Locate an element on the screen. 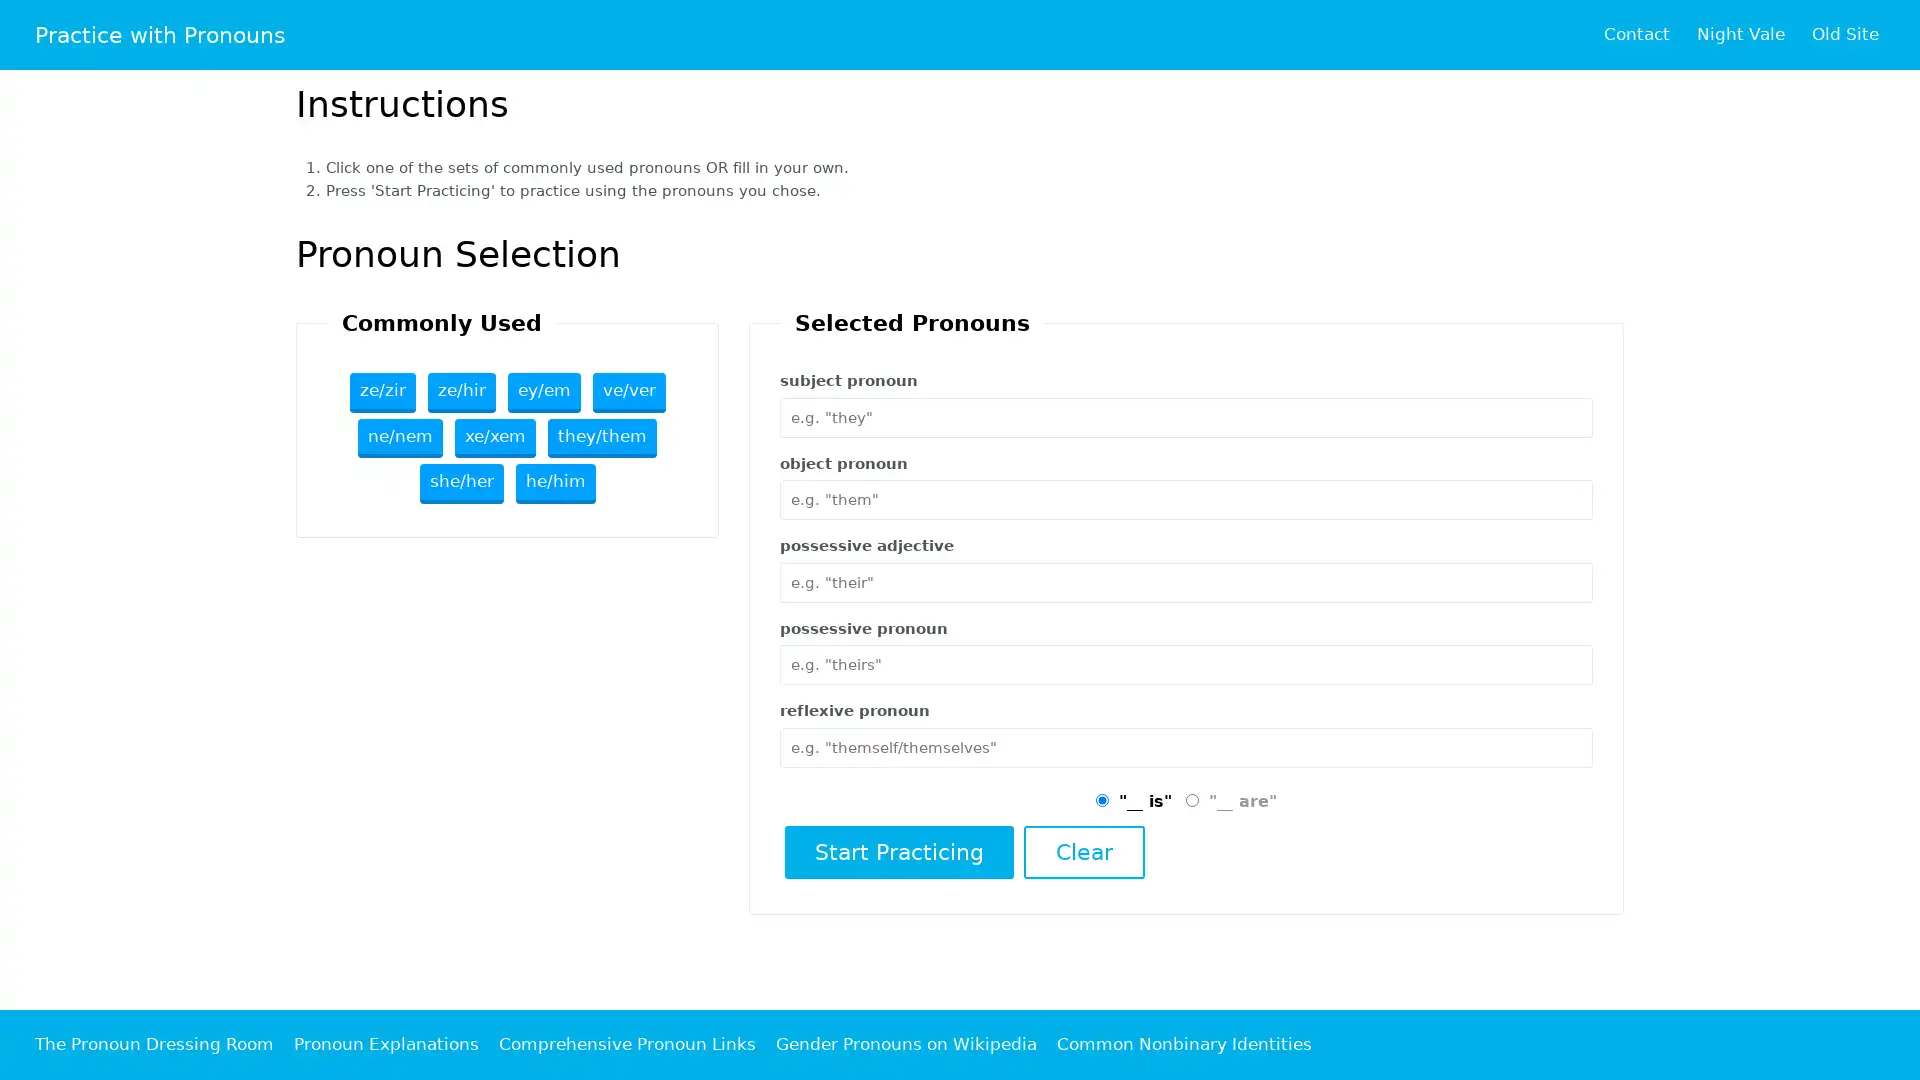  ey/em is located at coordinates (543, 392).